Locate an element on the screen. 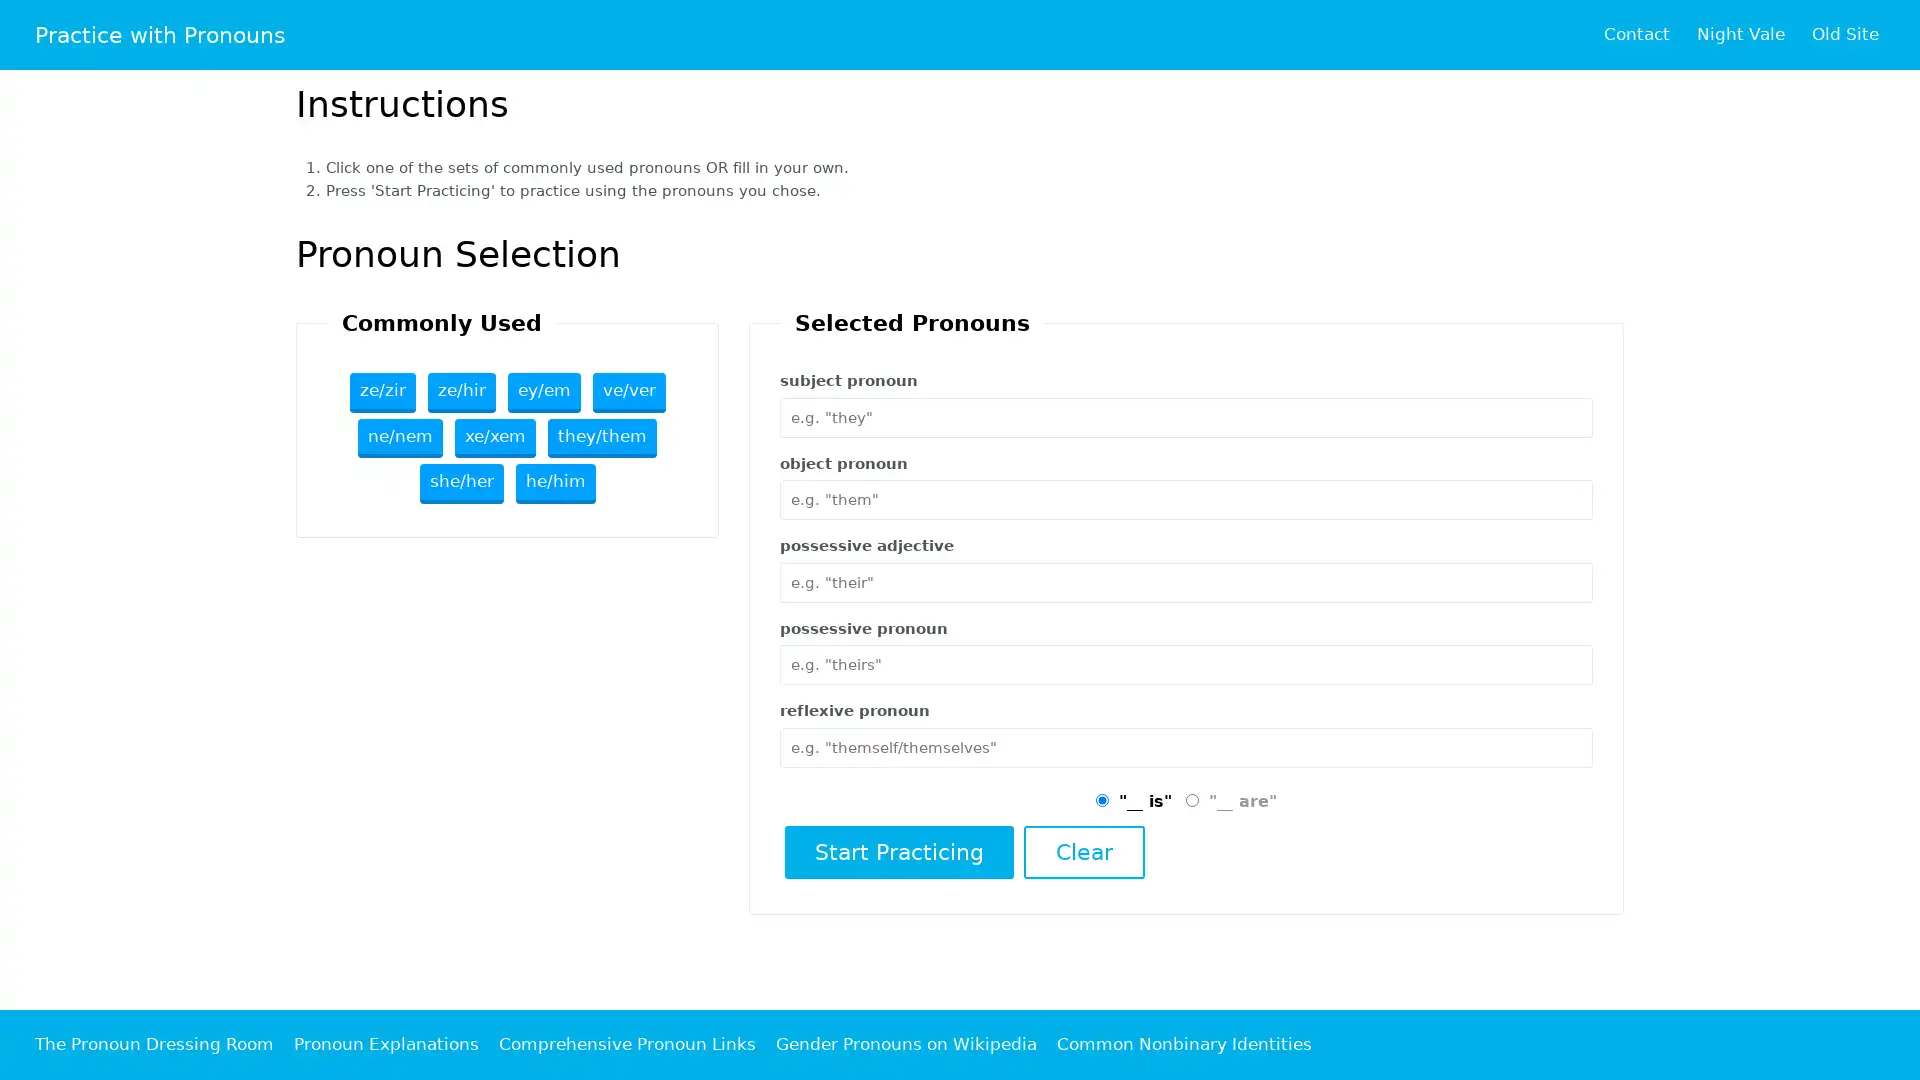  ey/em is located at coordinates (543, 392).